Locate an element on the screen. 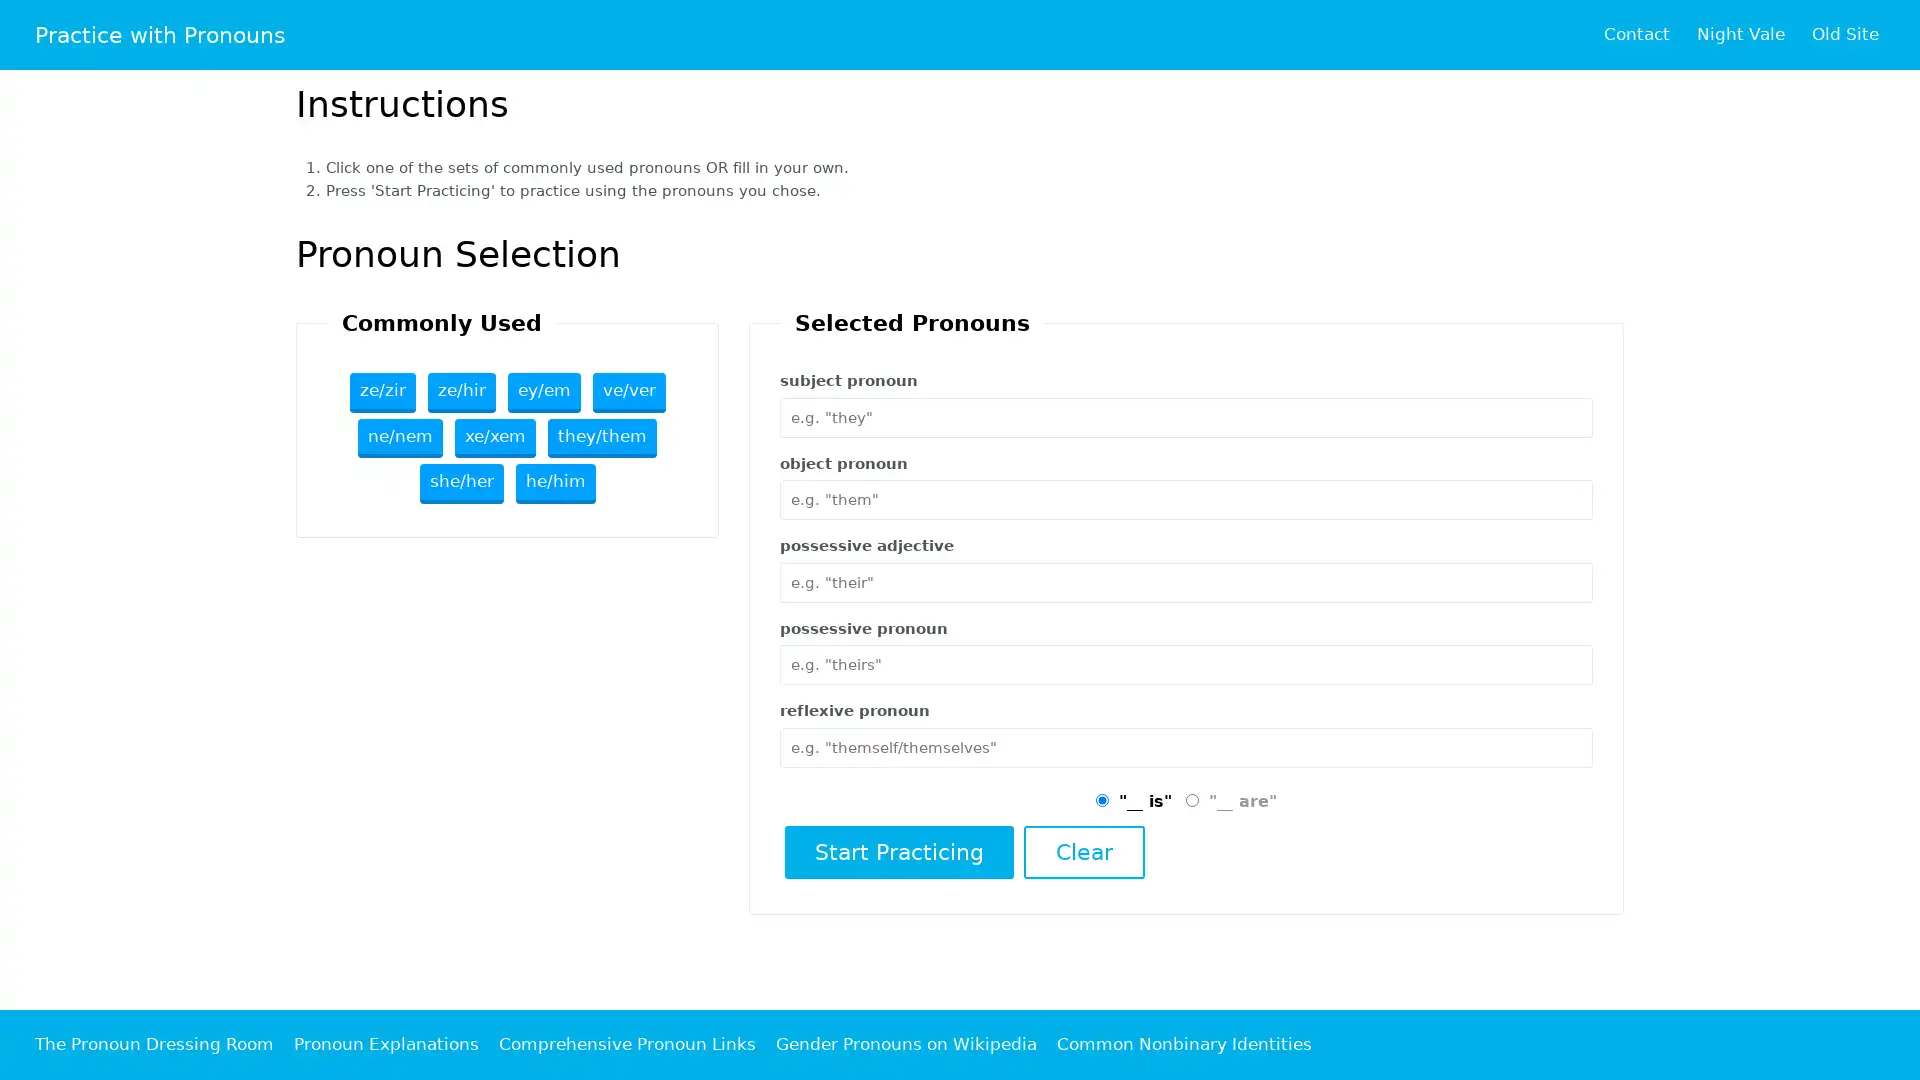  ey/em is located at coordinates (543, 392).